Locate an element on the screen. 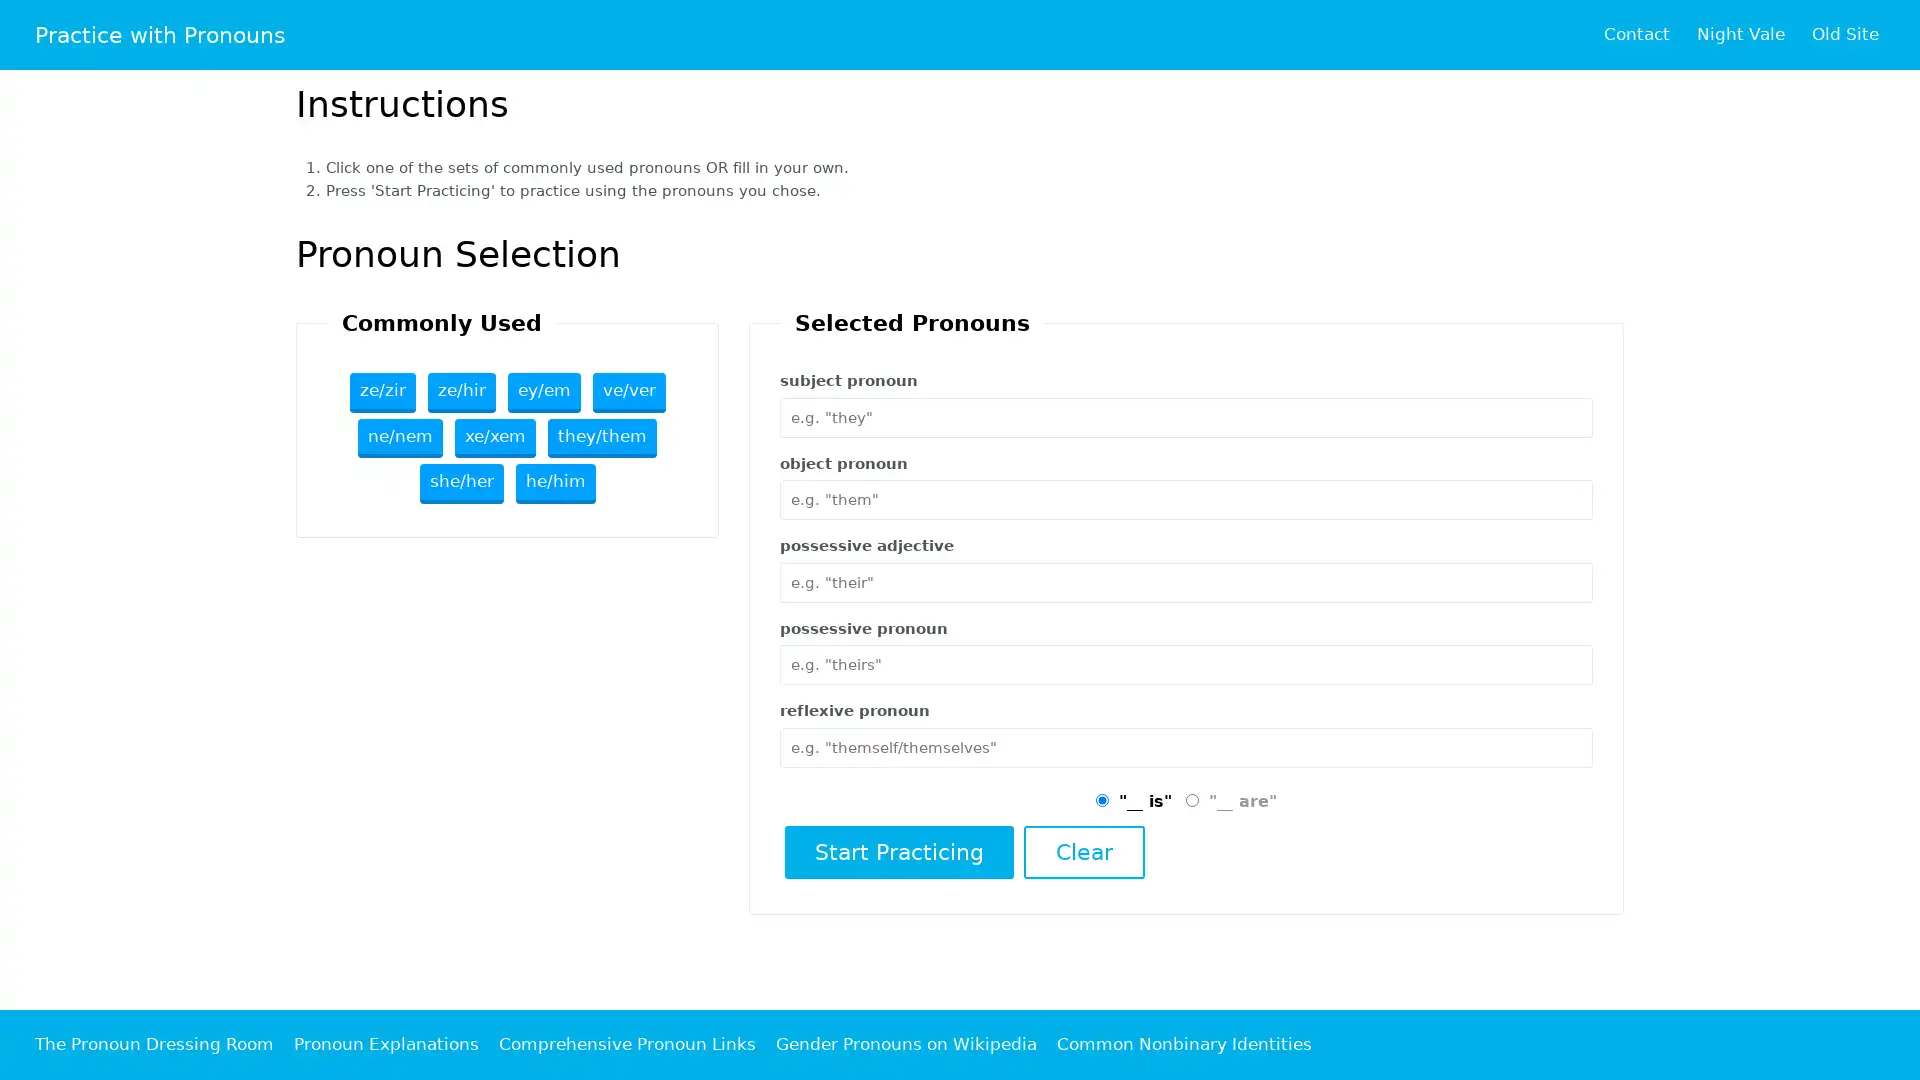  ey/em is located at coordinates (543, 392).